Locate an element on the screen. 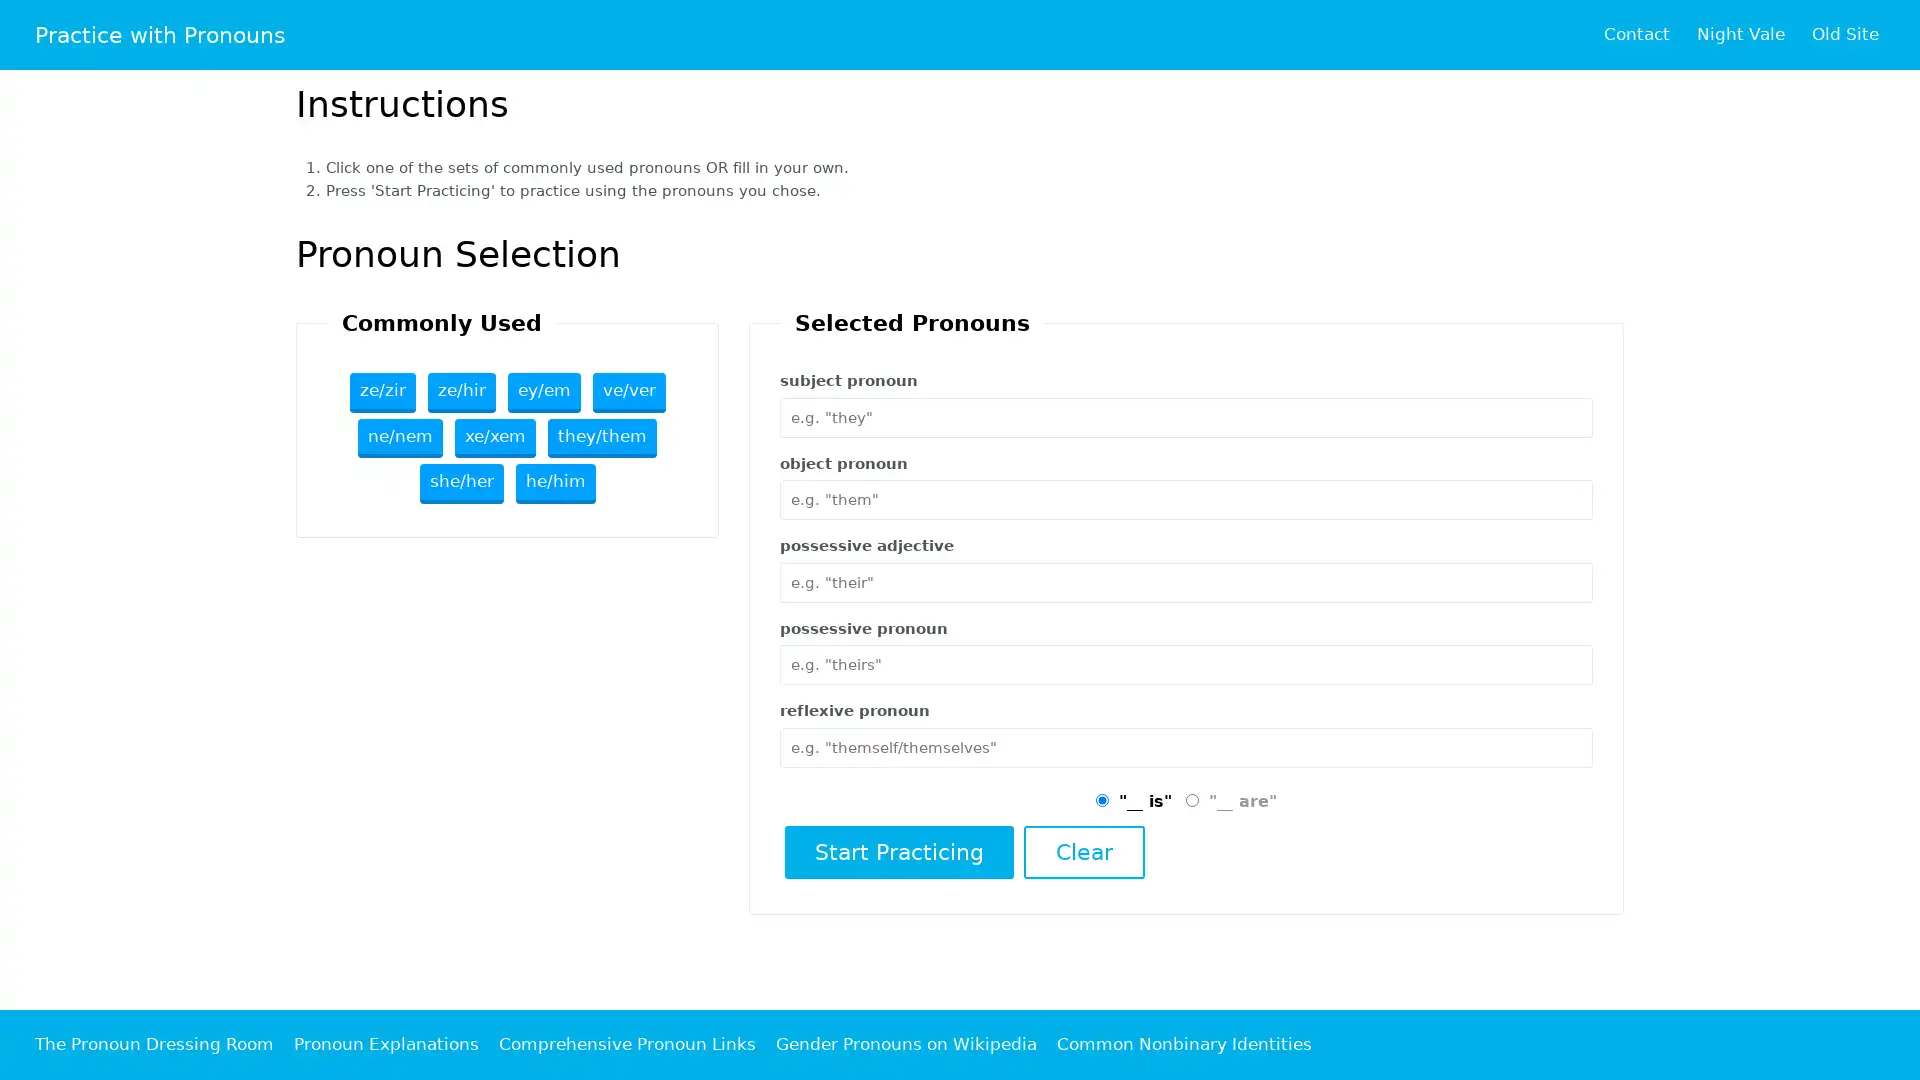  ey/em is located at coordinates (543, 392).